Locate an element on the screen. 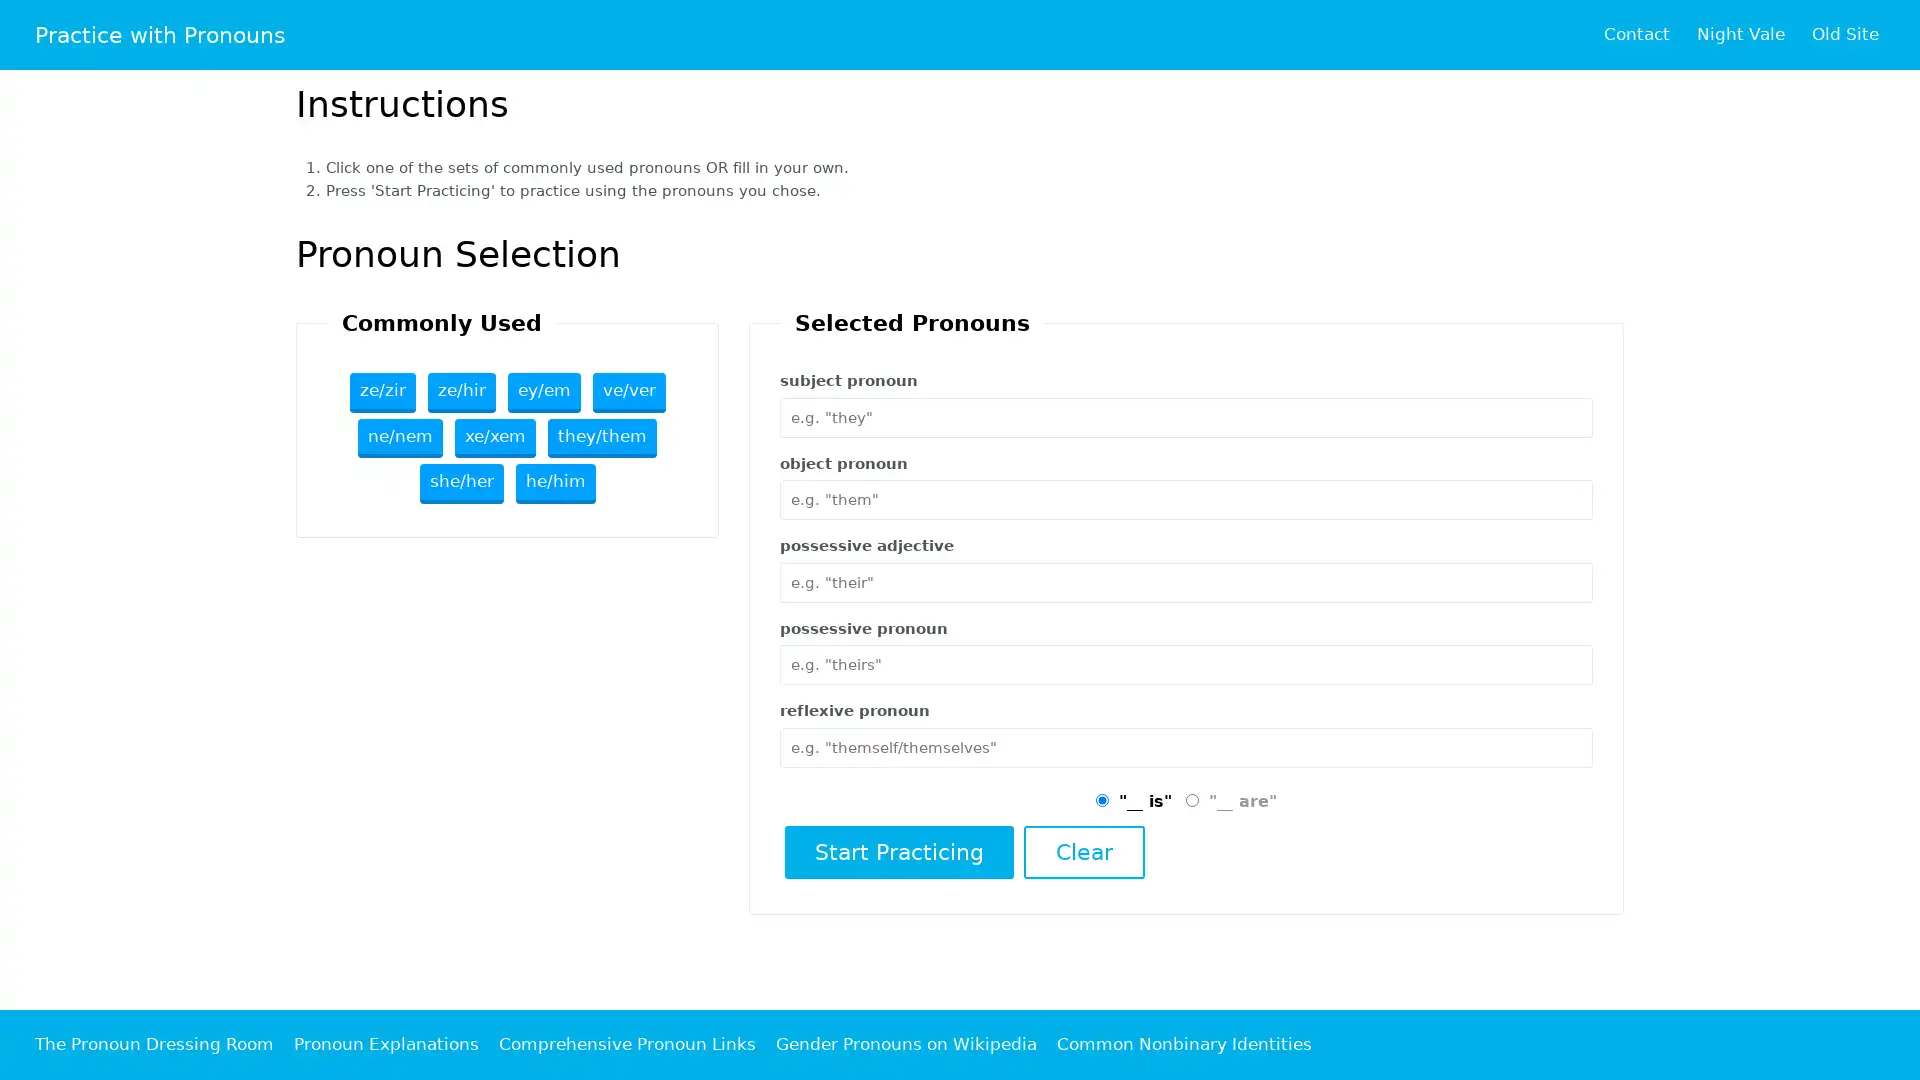  ey/em is located at coordinates (543, 392).